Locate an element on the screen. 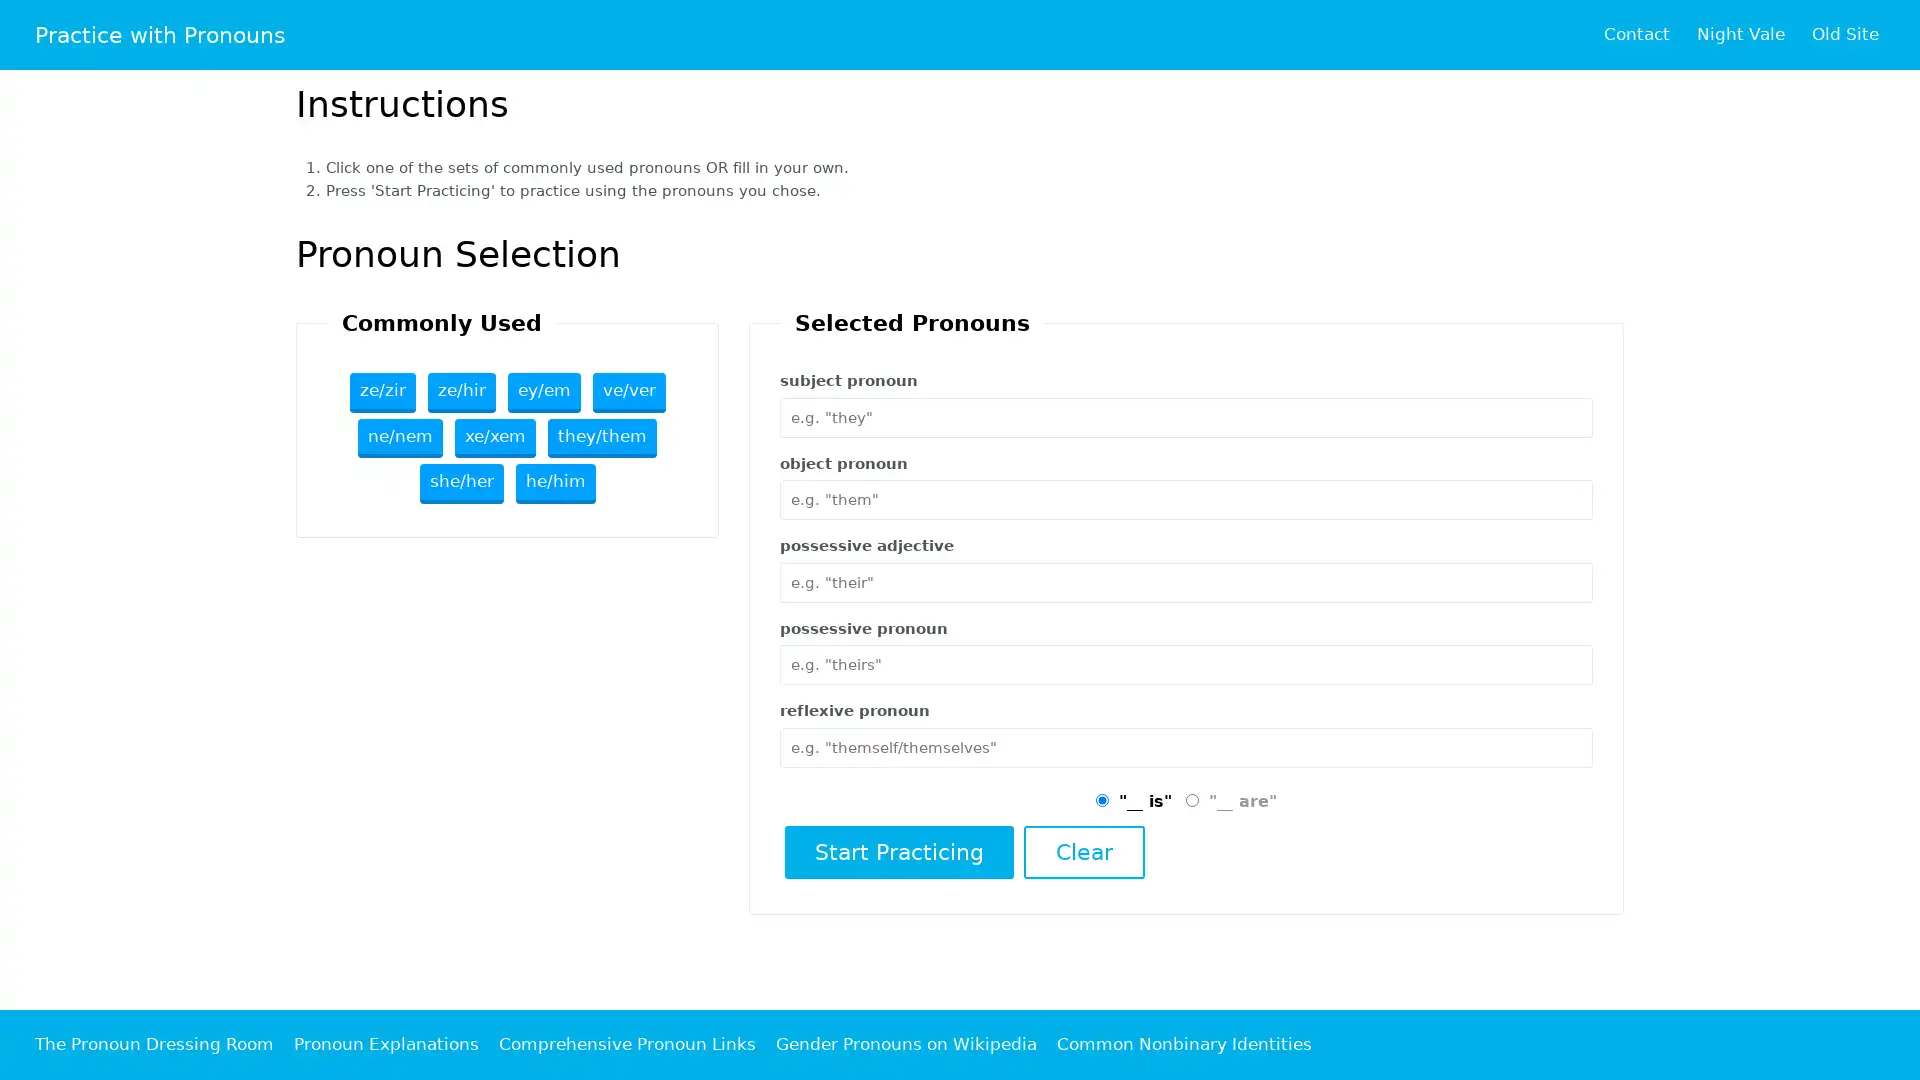  ey/em is located at coordinates (543, 392).